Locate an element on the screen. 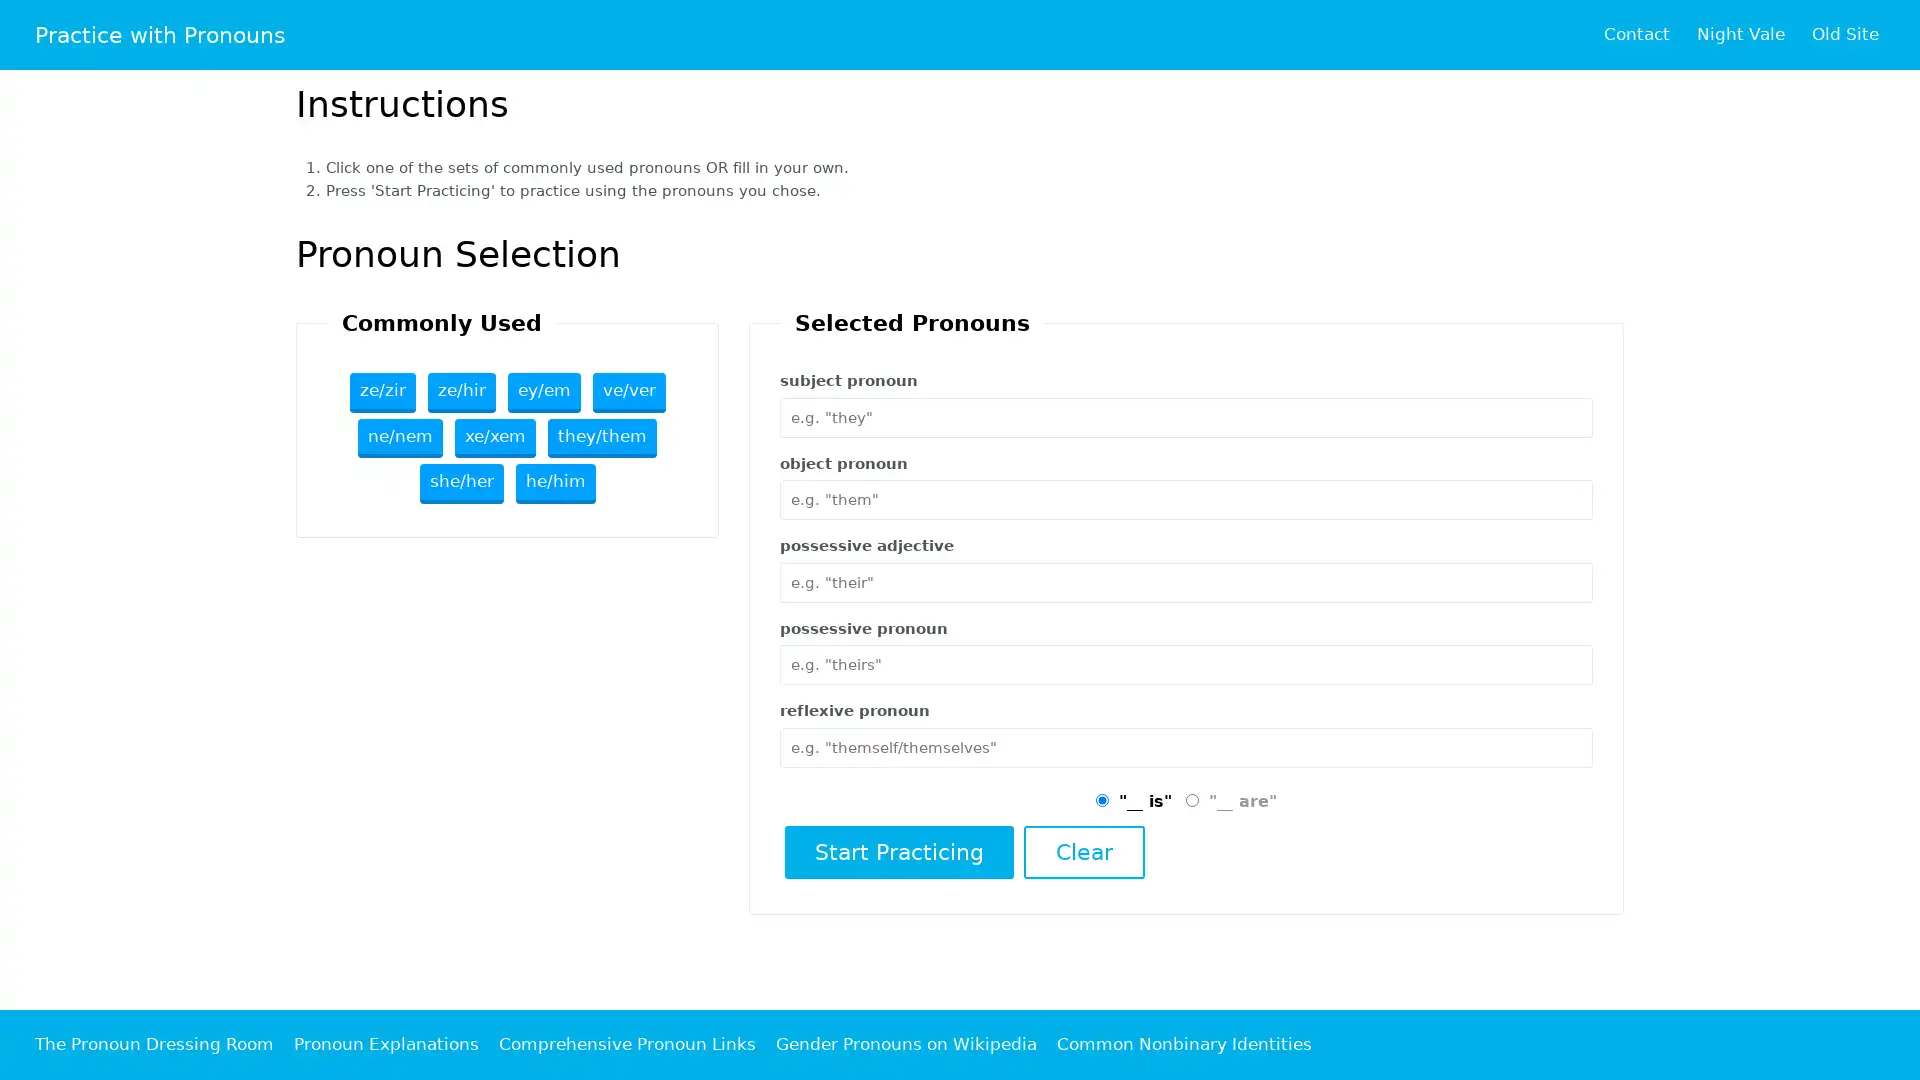  ey/em is located at coordinates (543, 392).